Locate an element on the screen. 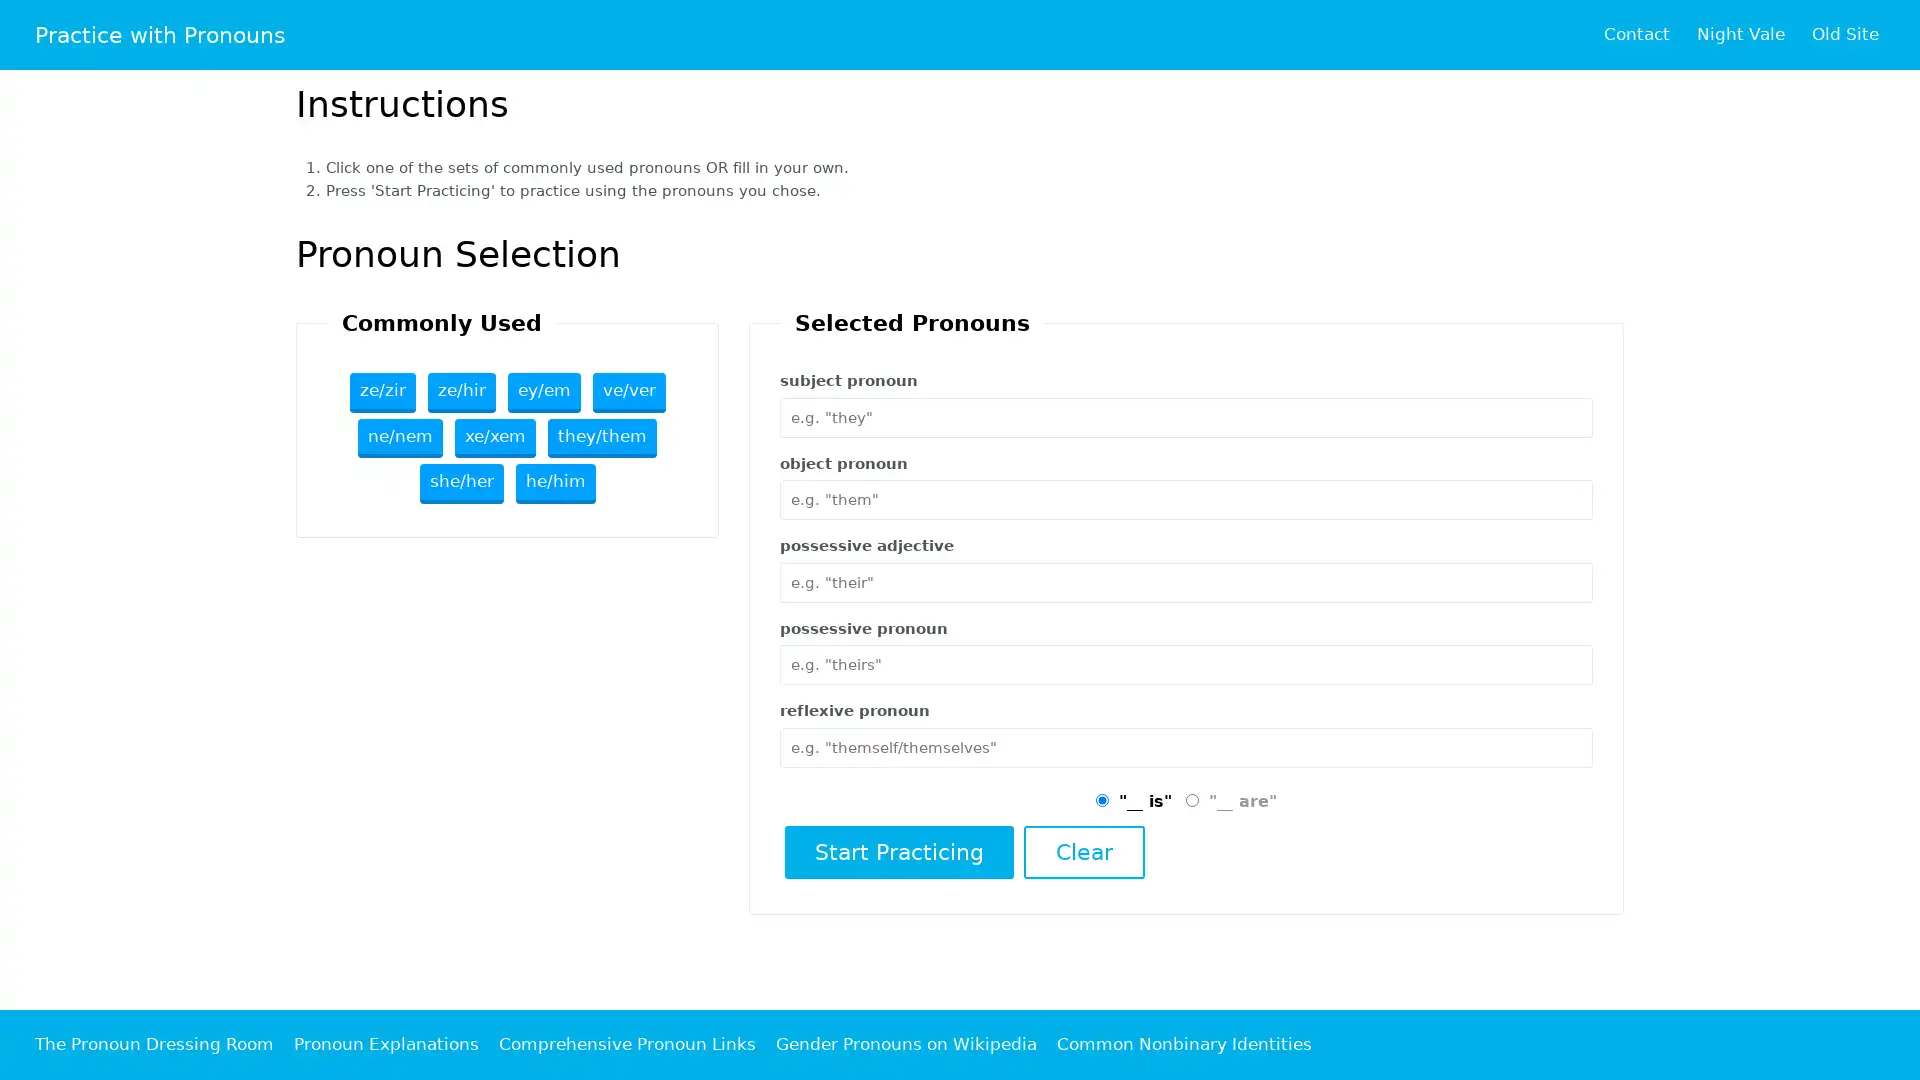  ey/em is located at coordinates (543, 392).